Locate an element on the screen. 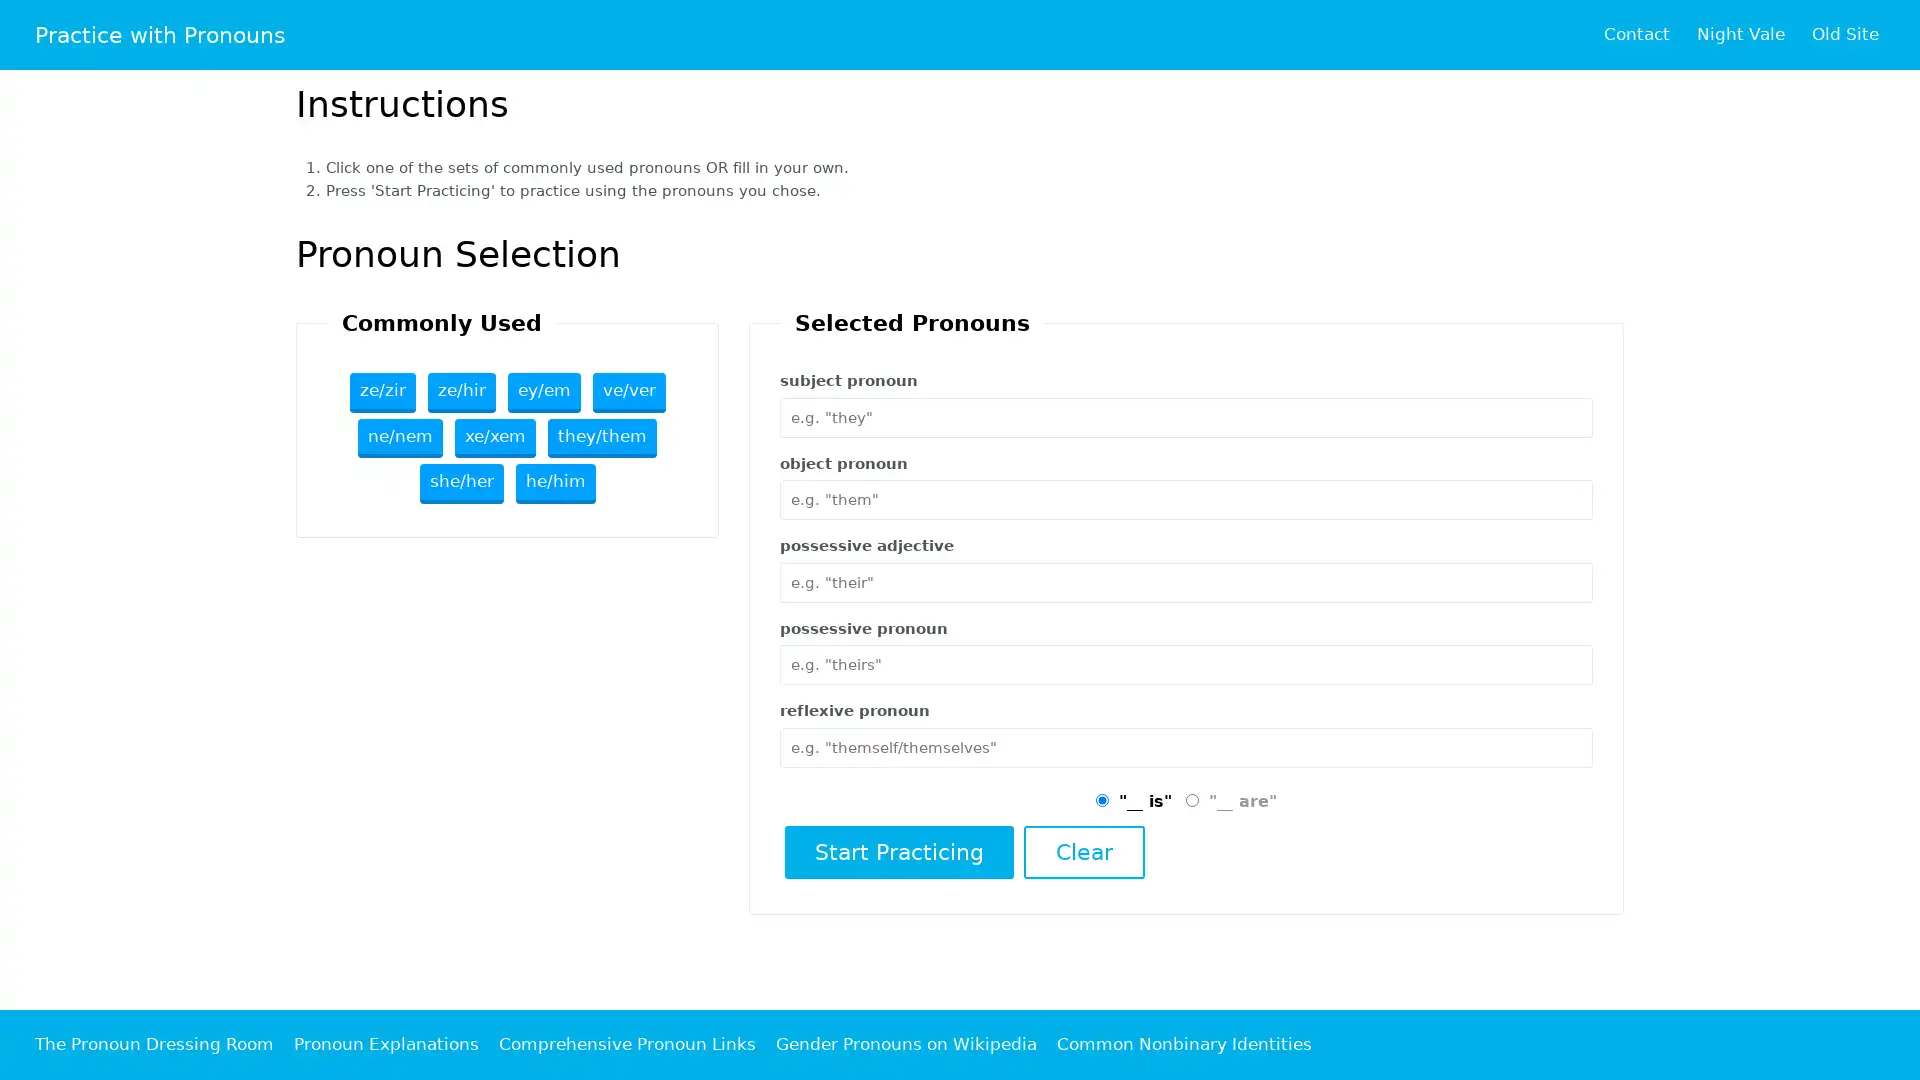  ey/em is located at coordinates (543, 392).